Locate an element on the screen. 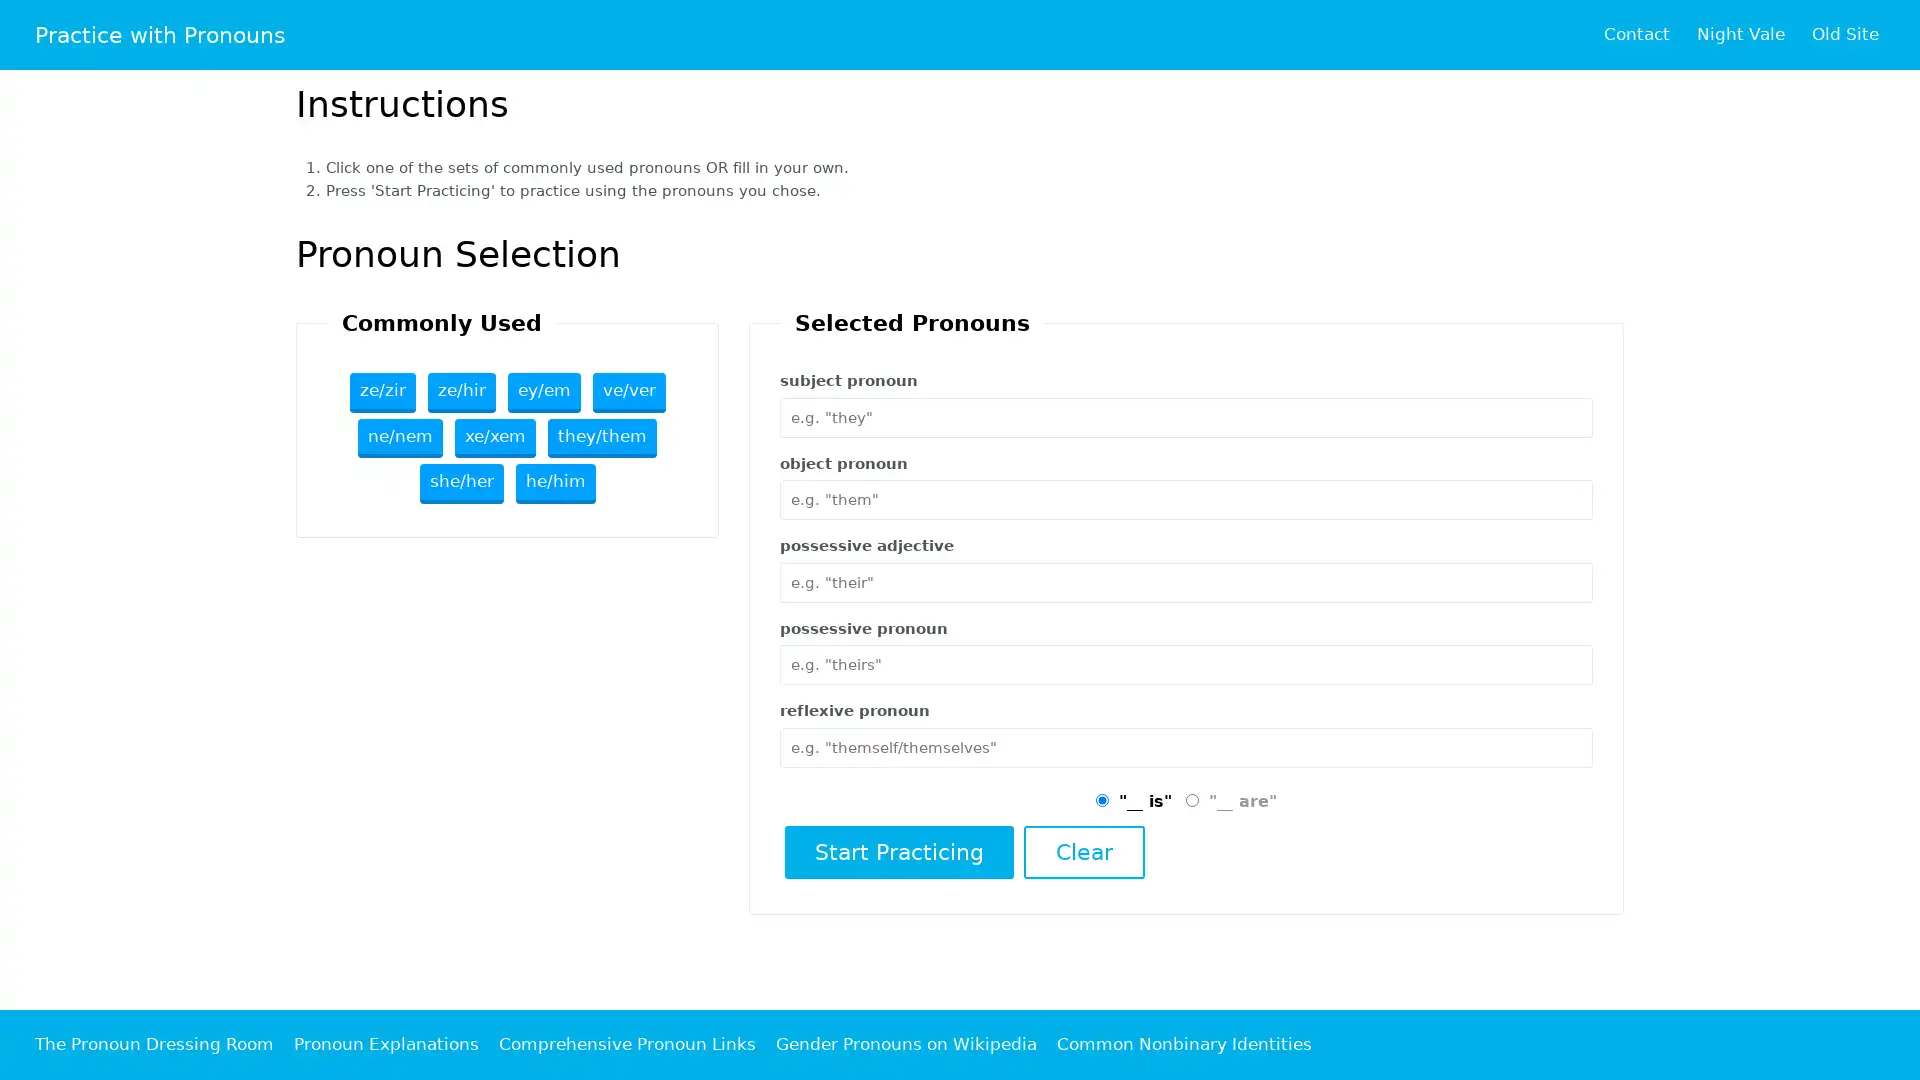  ey/em is located at coordinates (543, 392).